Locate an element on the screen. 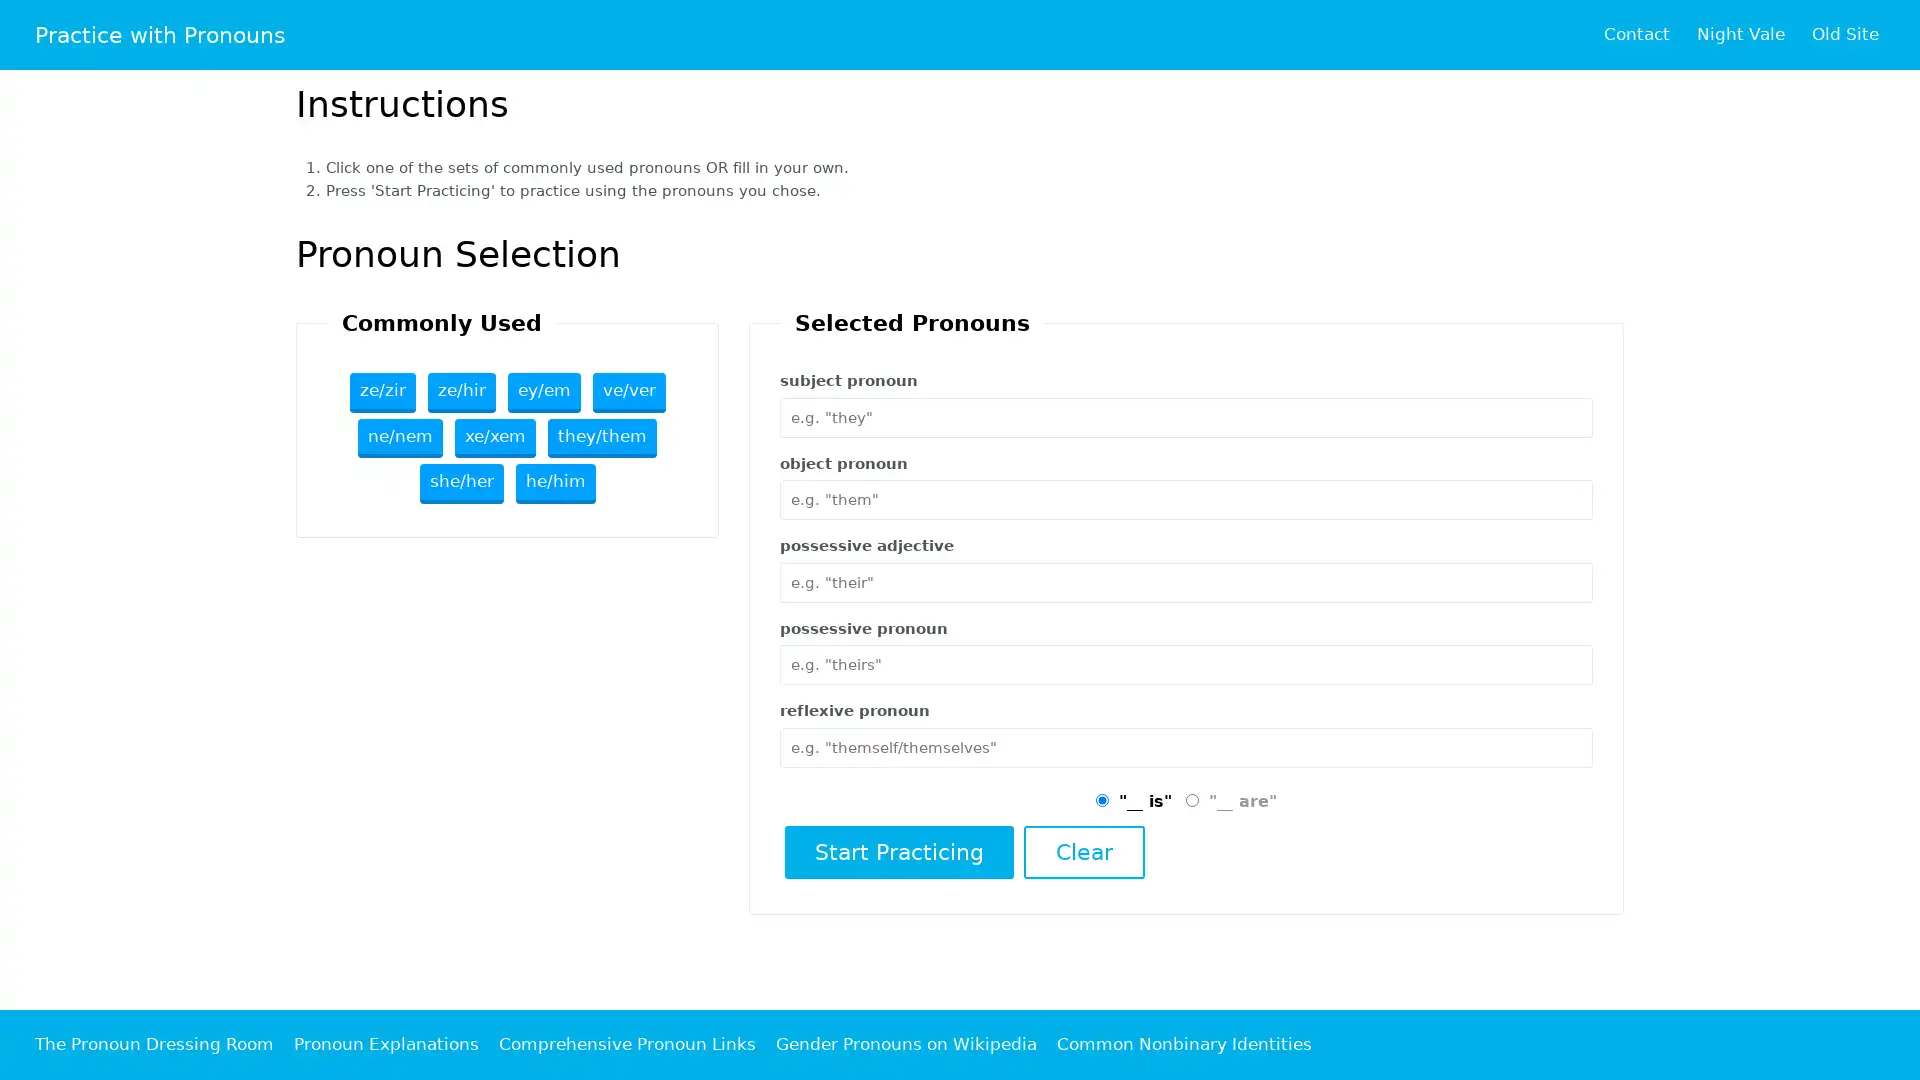  ey/em is located at coordinates (543, 392).